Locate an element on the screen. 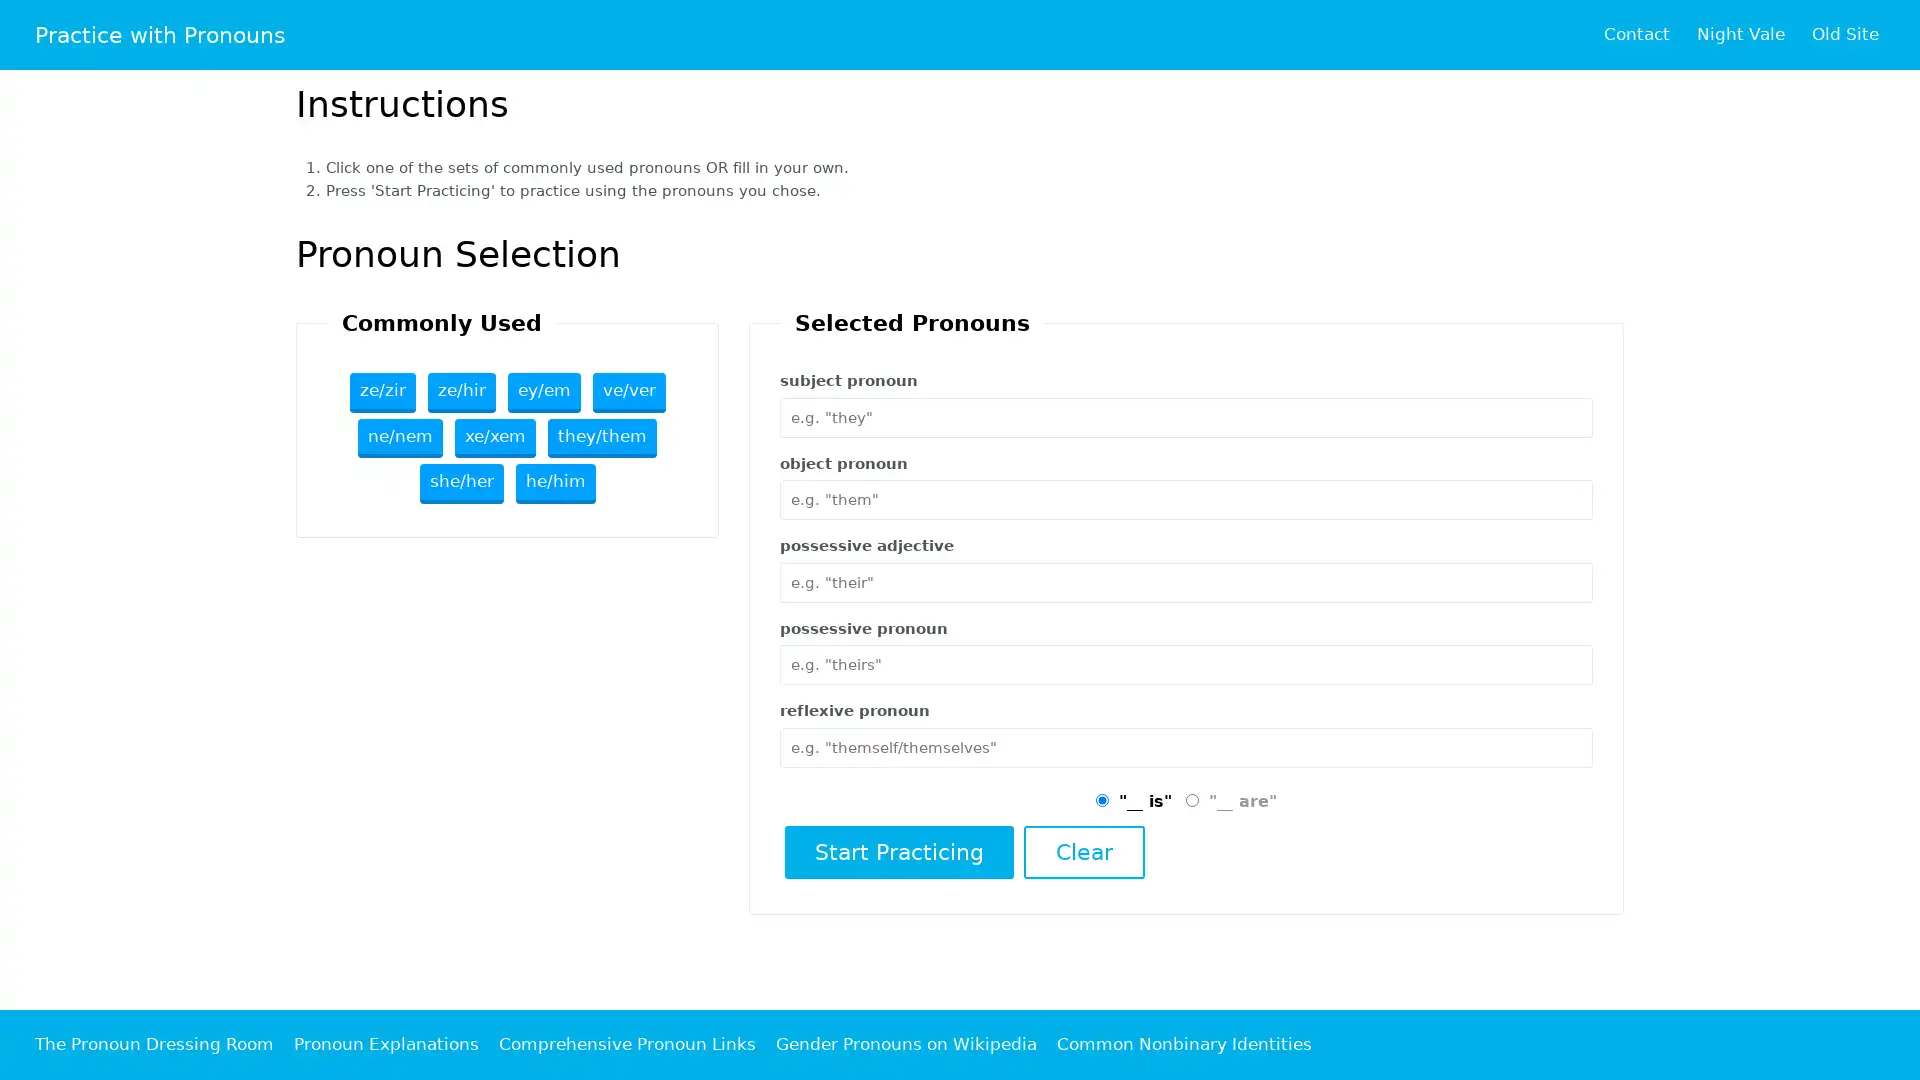  ey/em is located at coordinates (543, 392).